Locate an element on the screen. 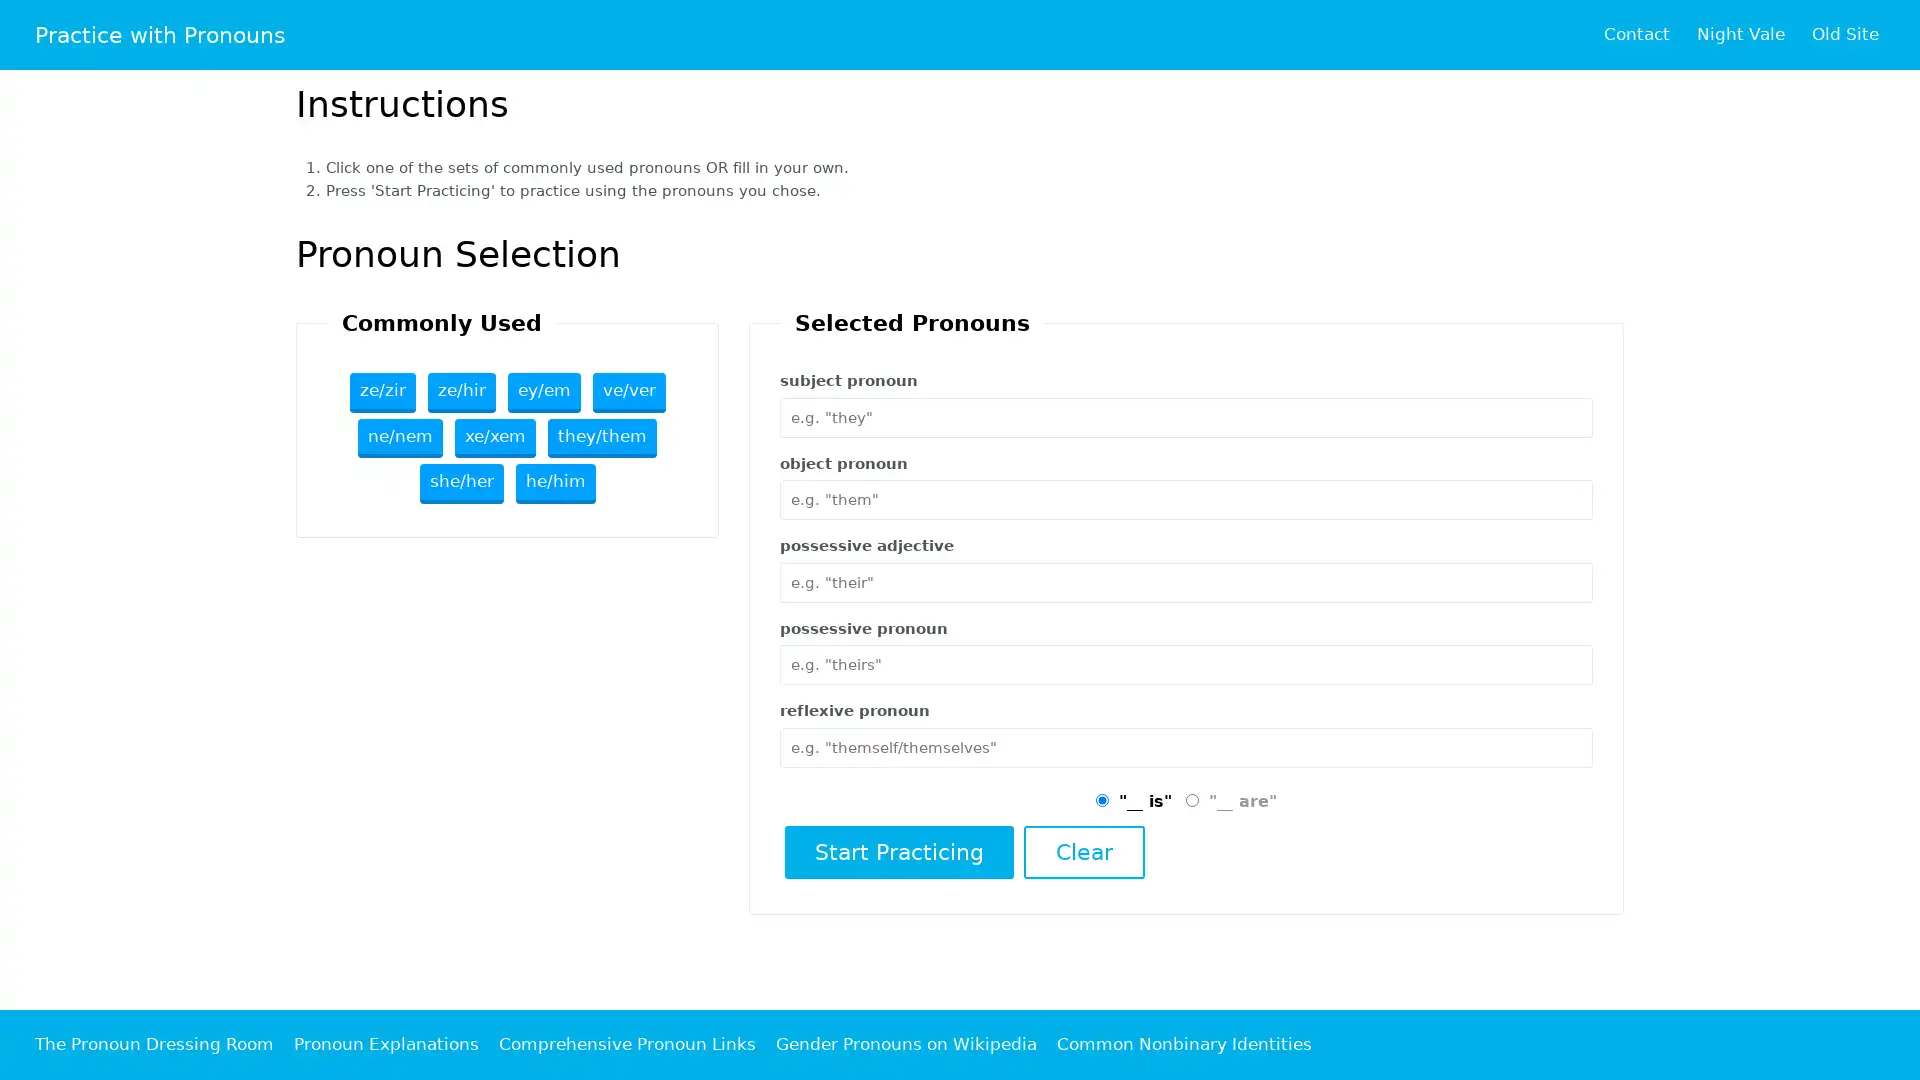  ey/em is located at coordinates (543, 392).